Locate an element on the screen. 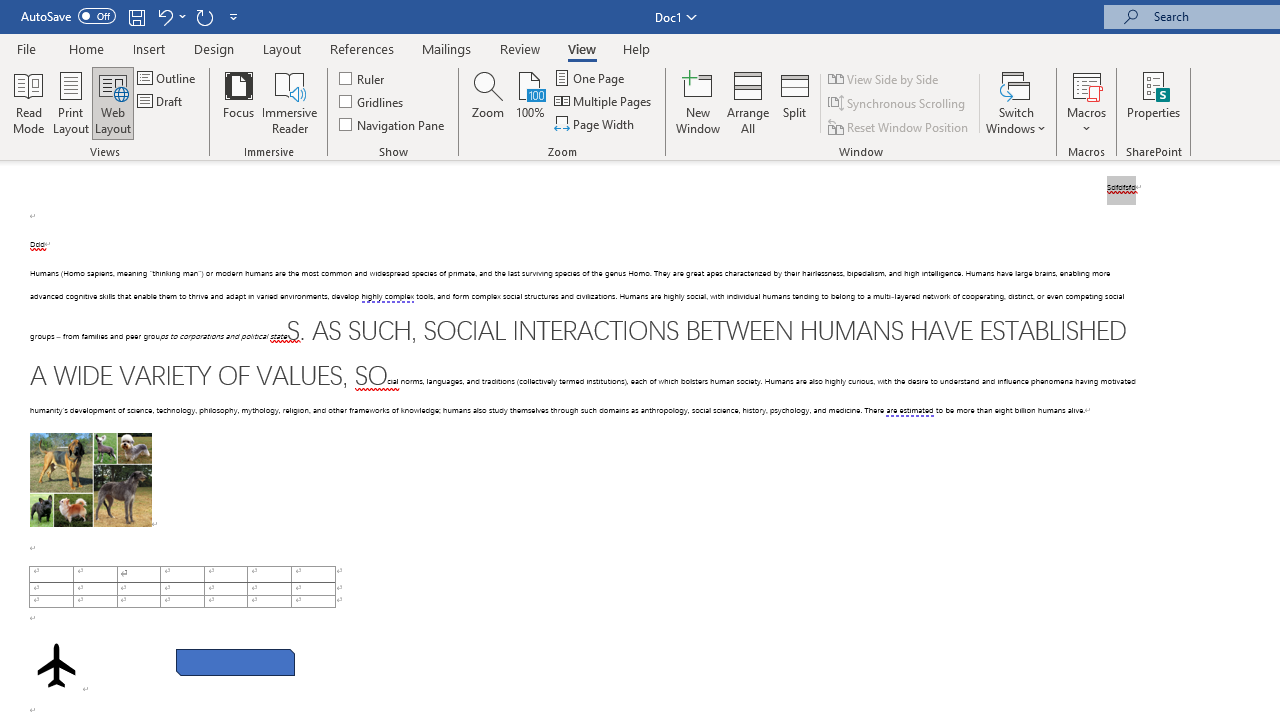 This screenshot has width=1280, height=720. 'View Macros' is located at coordinates (1085, 84).